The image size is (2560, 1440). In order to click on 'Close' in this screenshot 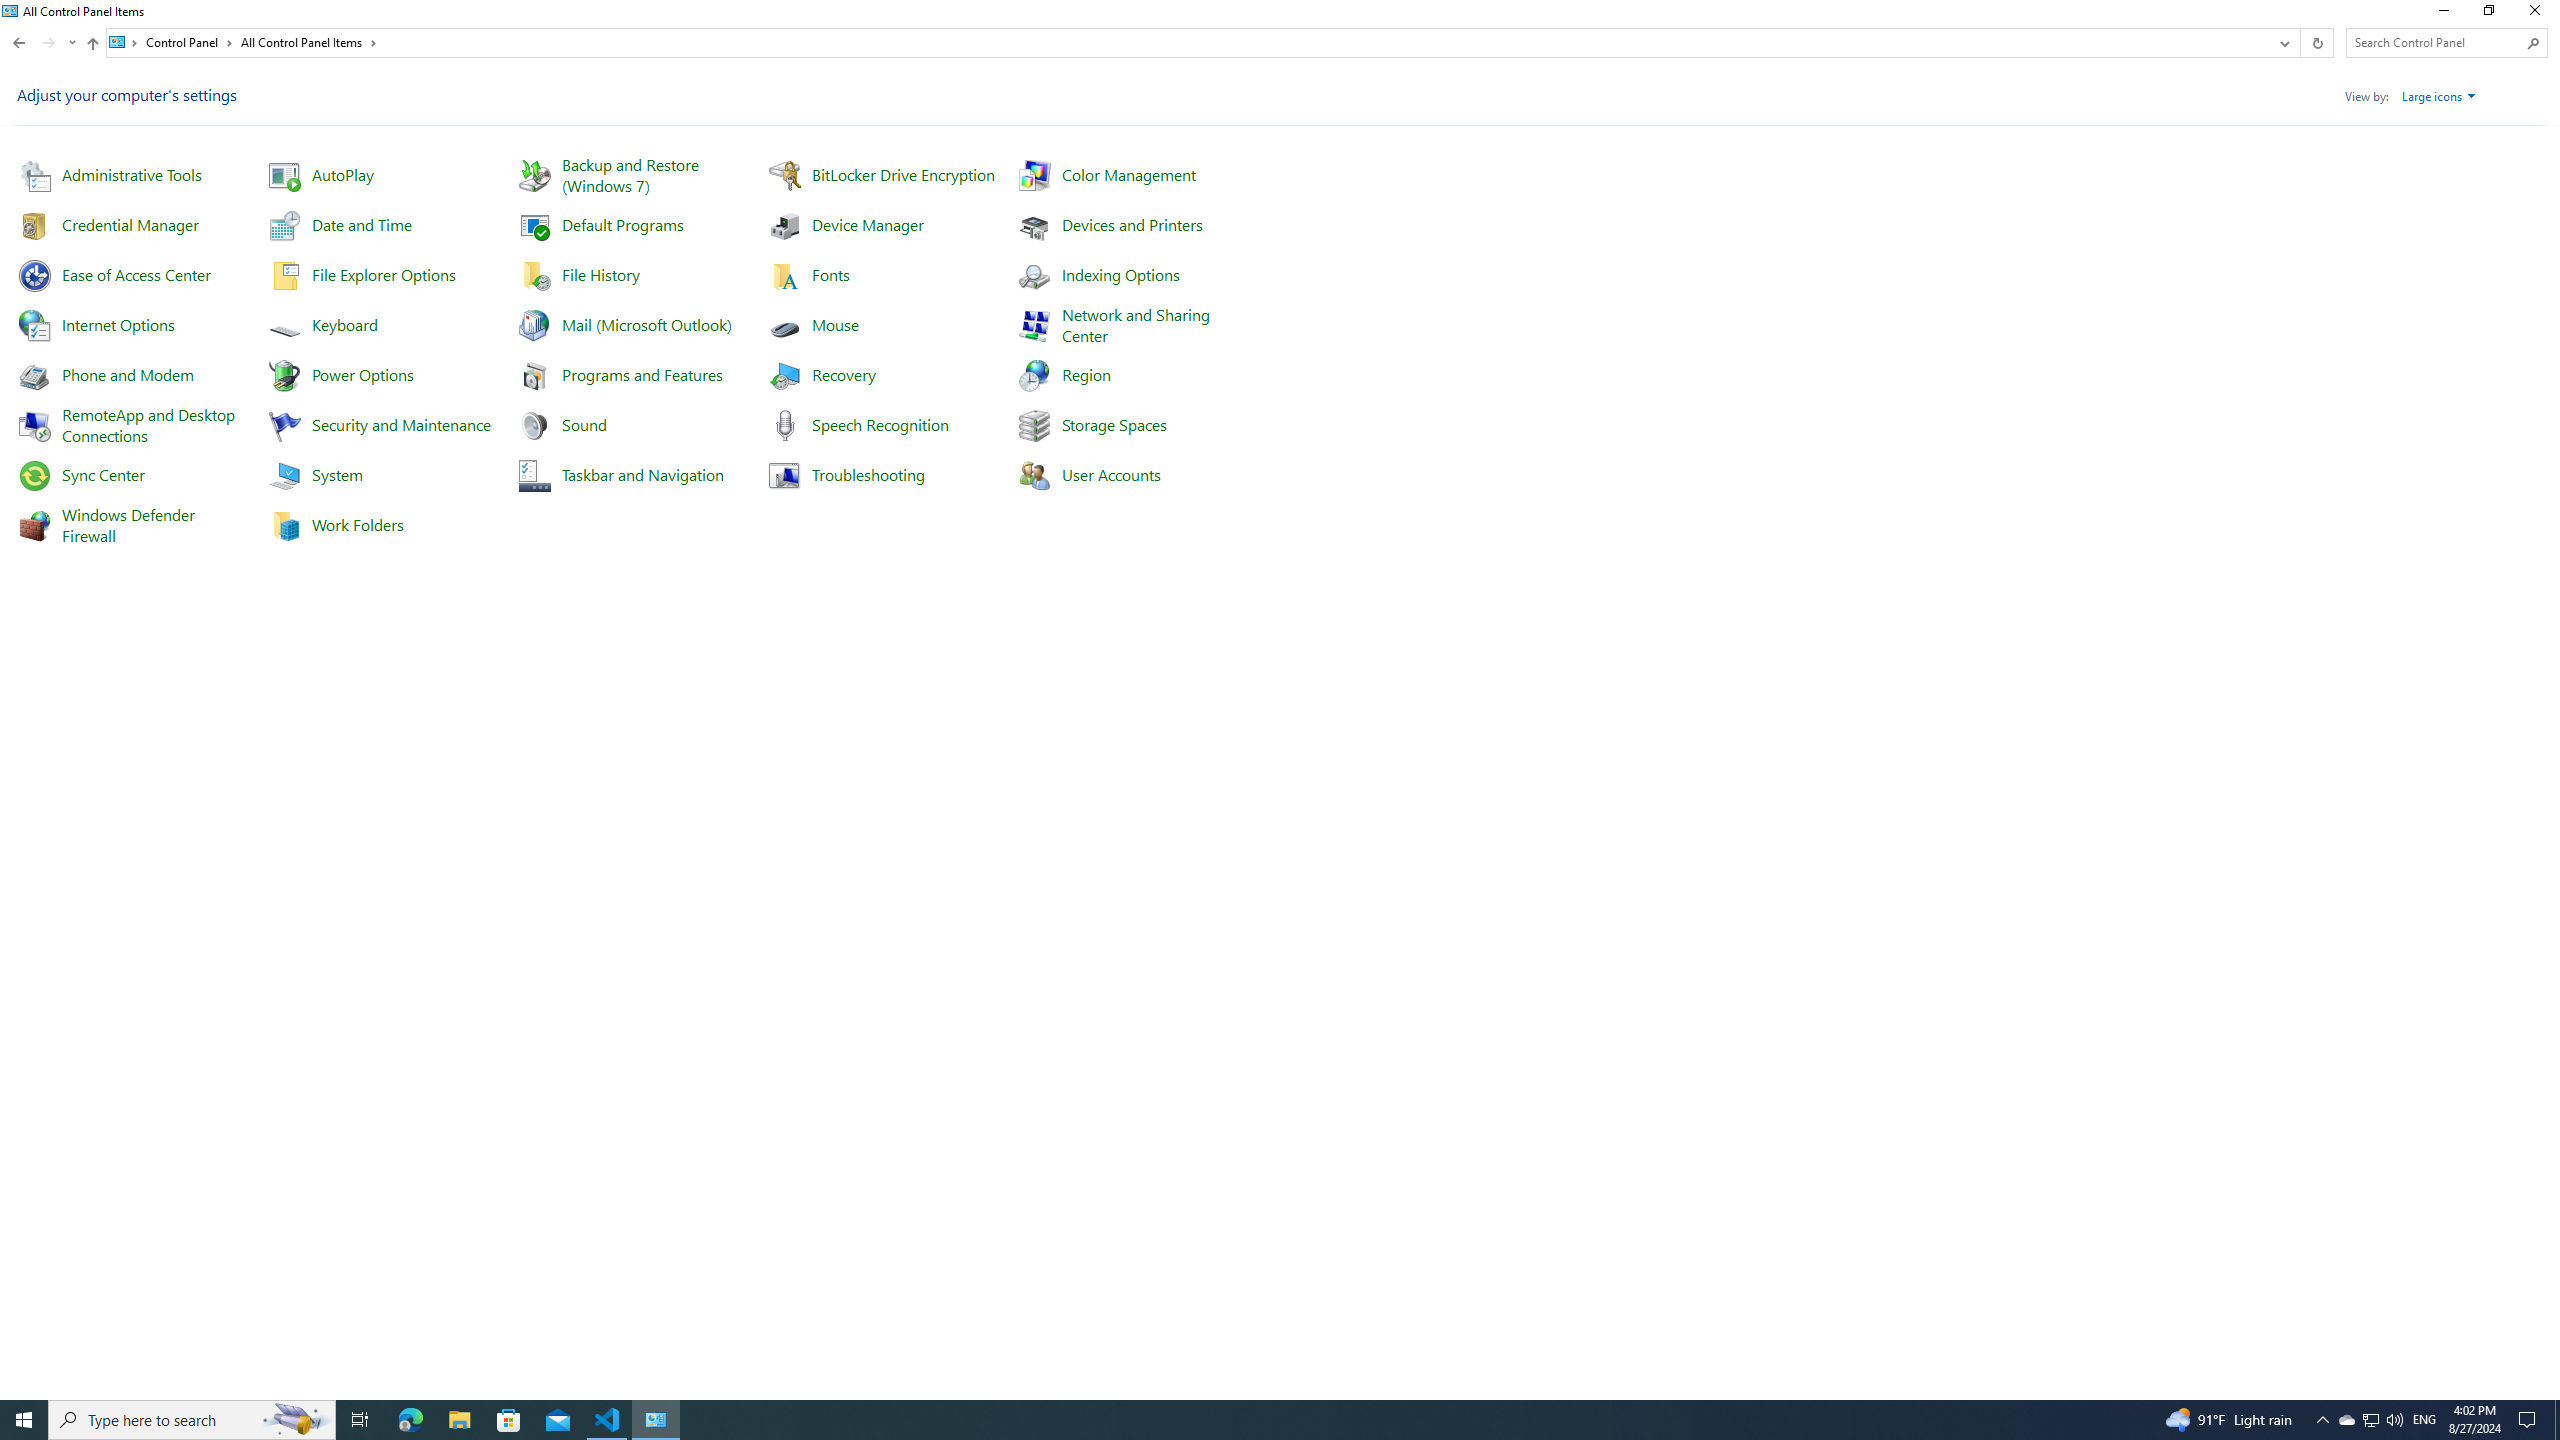, I will do `click(2539, 15)`.